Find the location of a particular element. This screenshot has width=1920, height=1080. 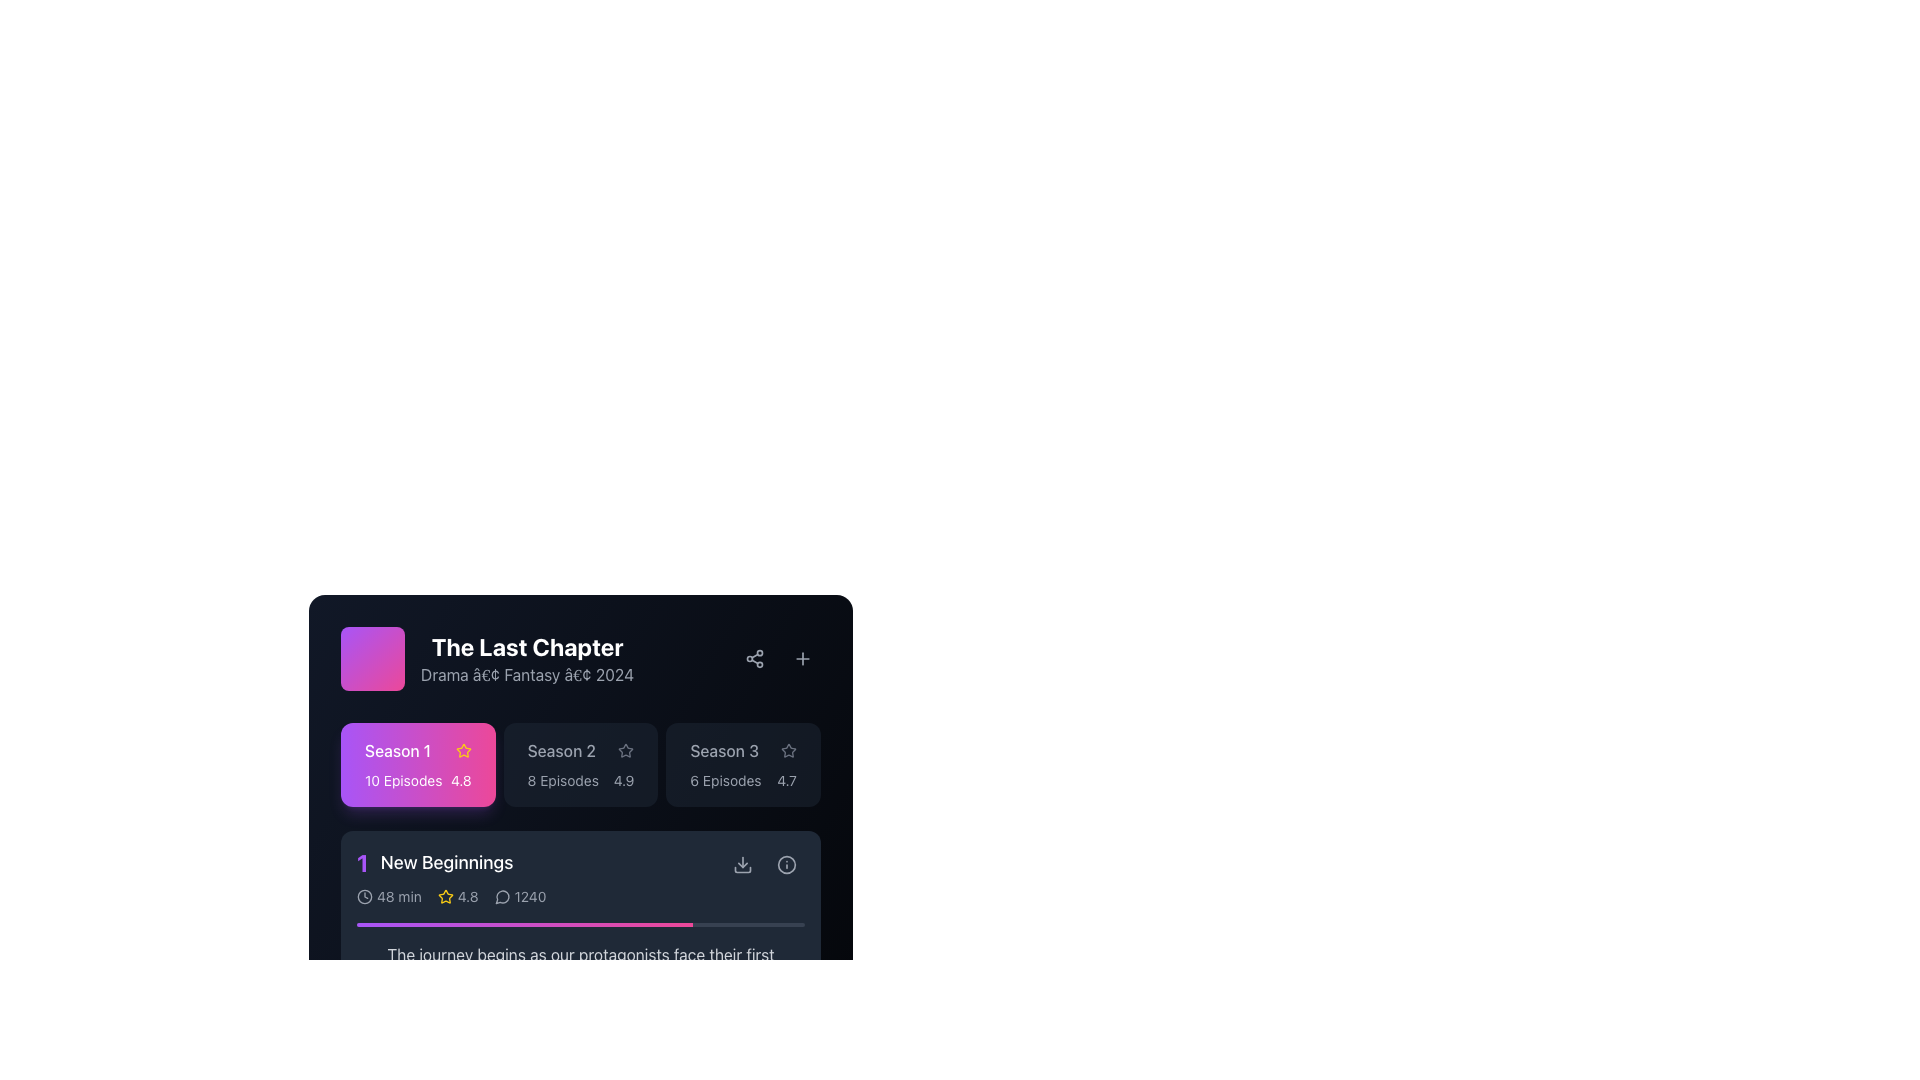

the SVG graphical representation icon located in the 'New Beginnings' section is located at coordinates (742, 869).